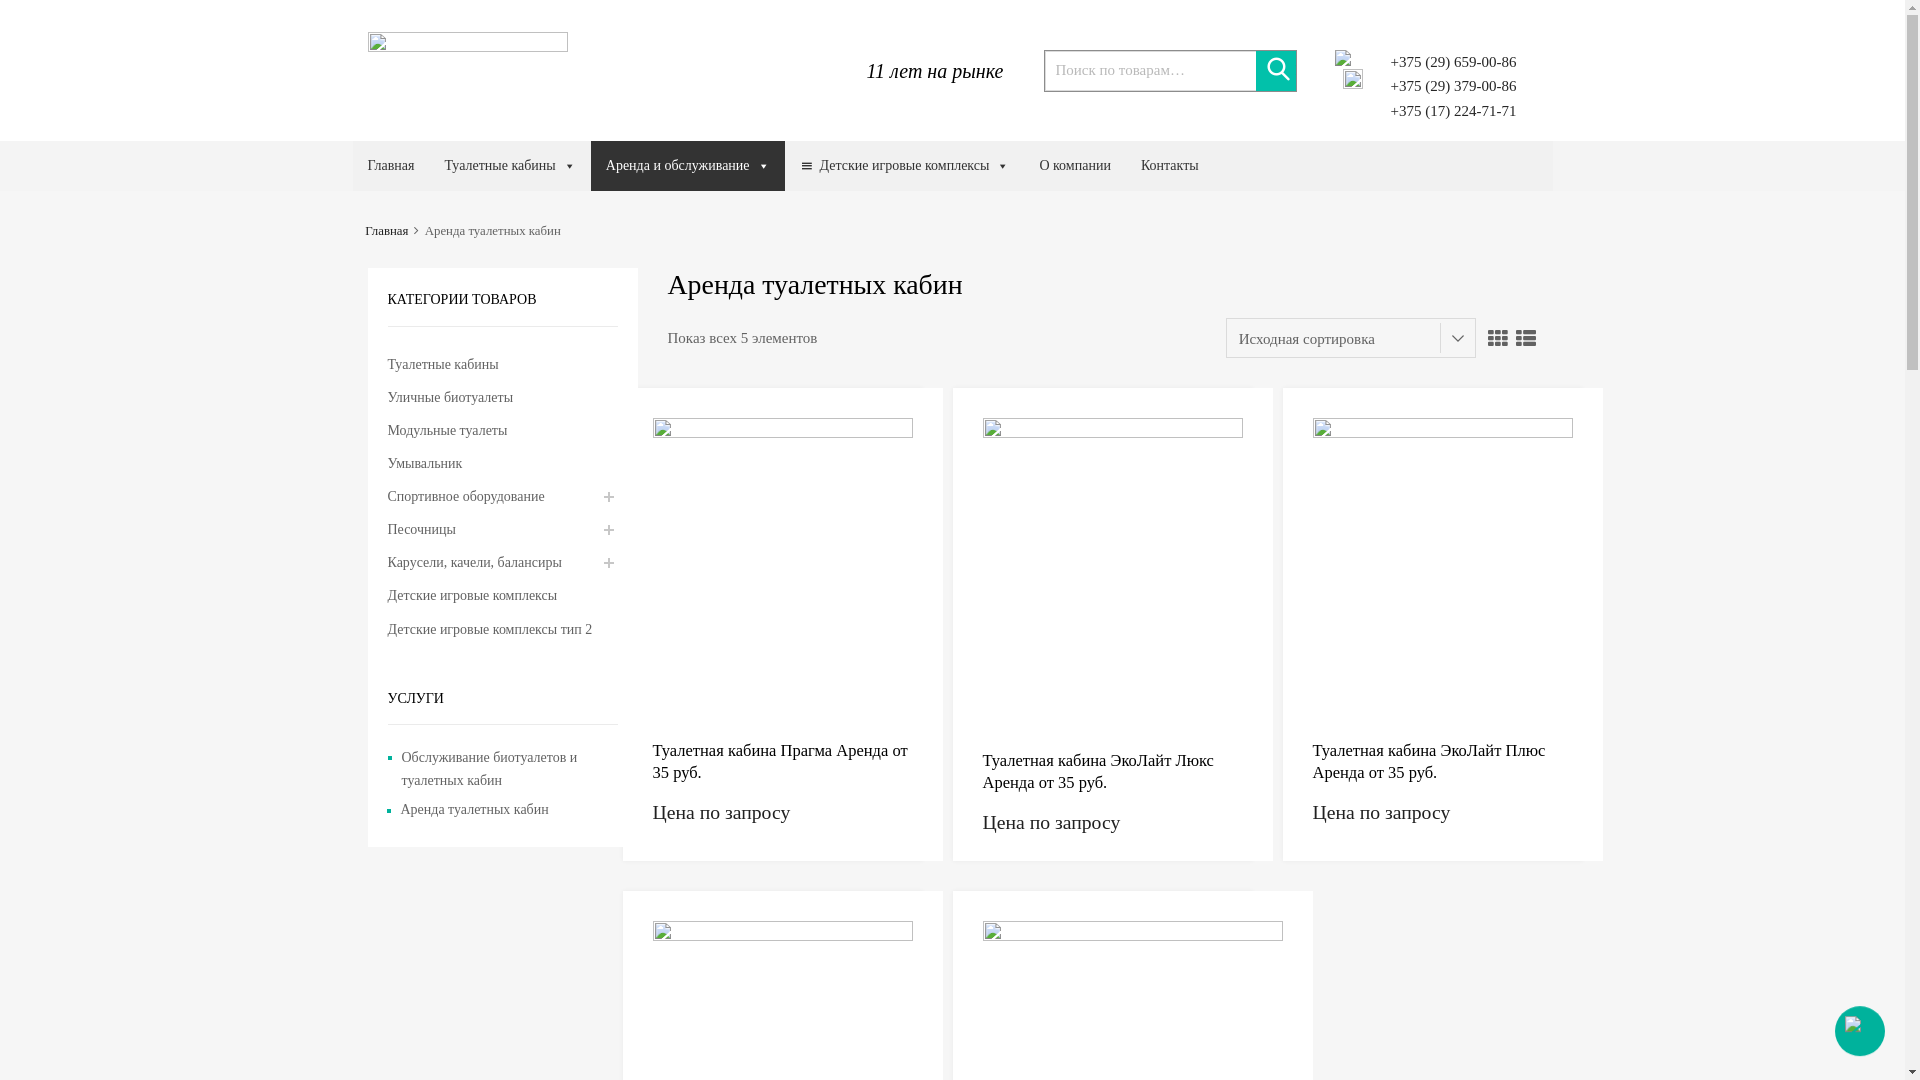 Image resolution: width=1920 pixels, height=1080 pixels. What do you see at coordinates (1525, 335) in the screenshot?
I see `'List View'` at bounding box center [1525, 335].